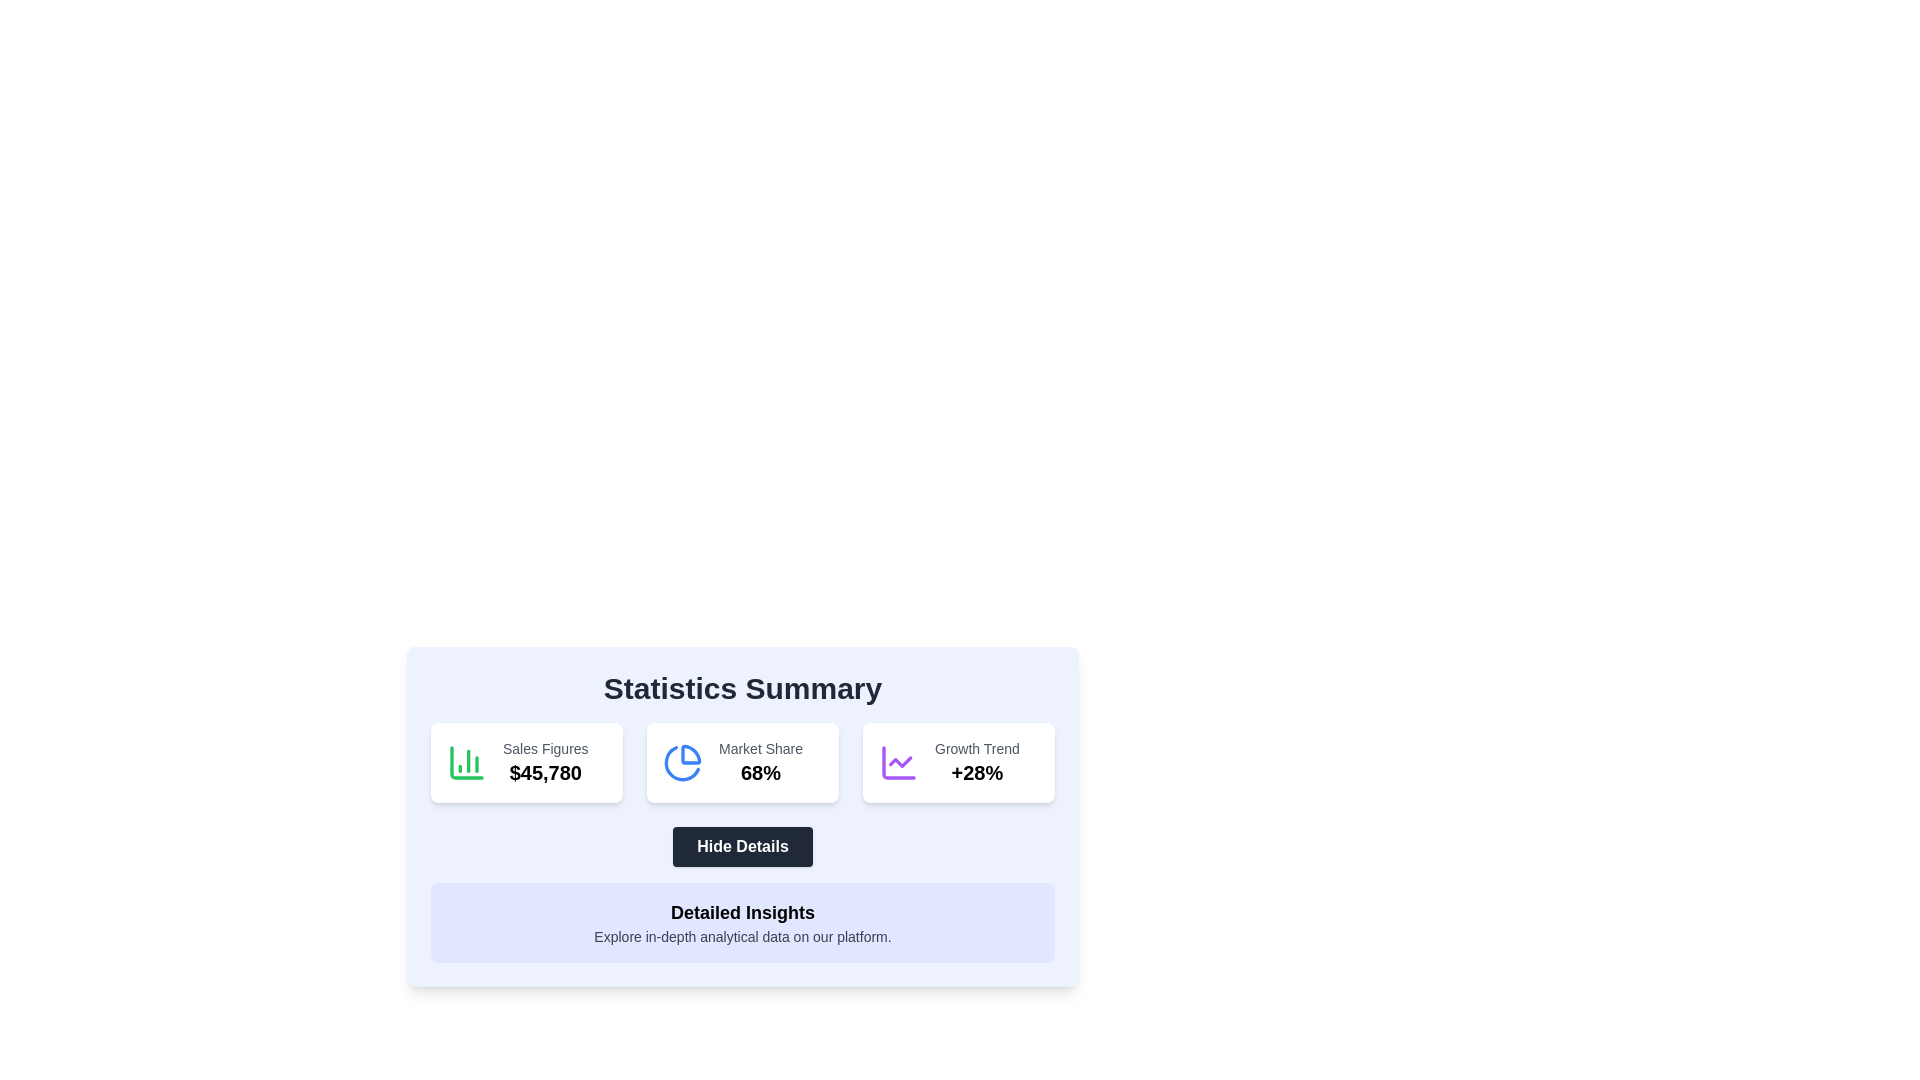 The image size is (1920, 1080). What do you see at coordinates (682, 763) in the screenshot?
I see `the Market Share icon located to the left of the Market Share text and percentage values` at bounding box center [682, 763].